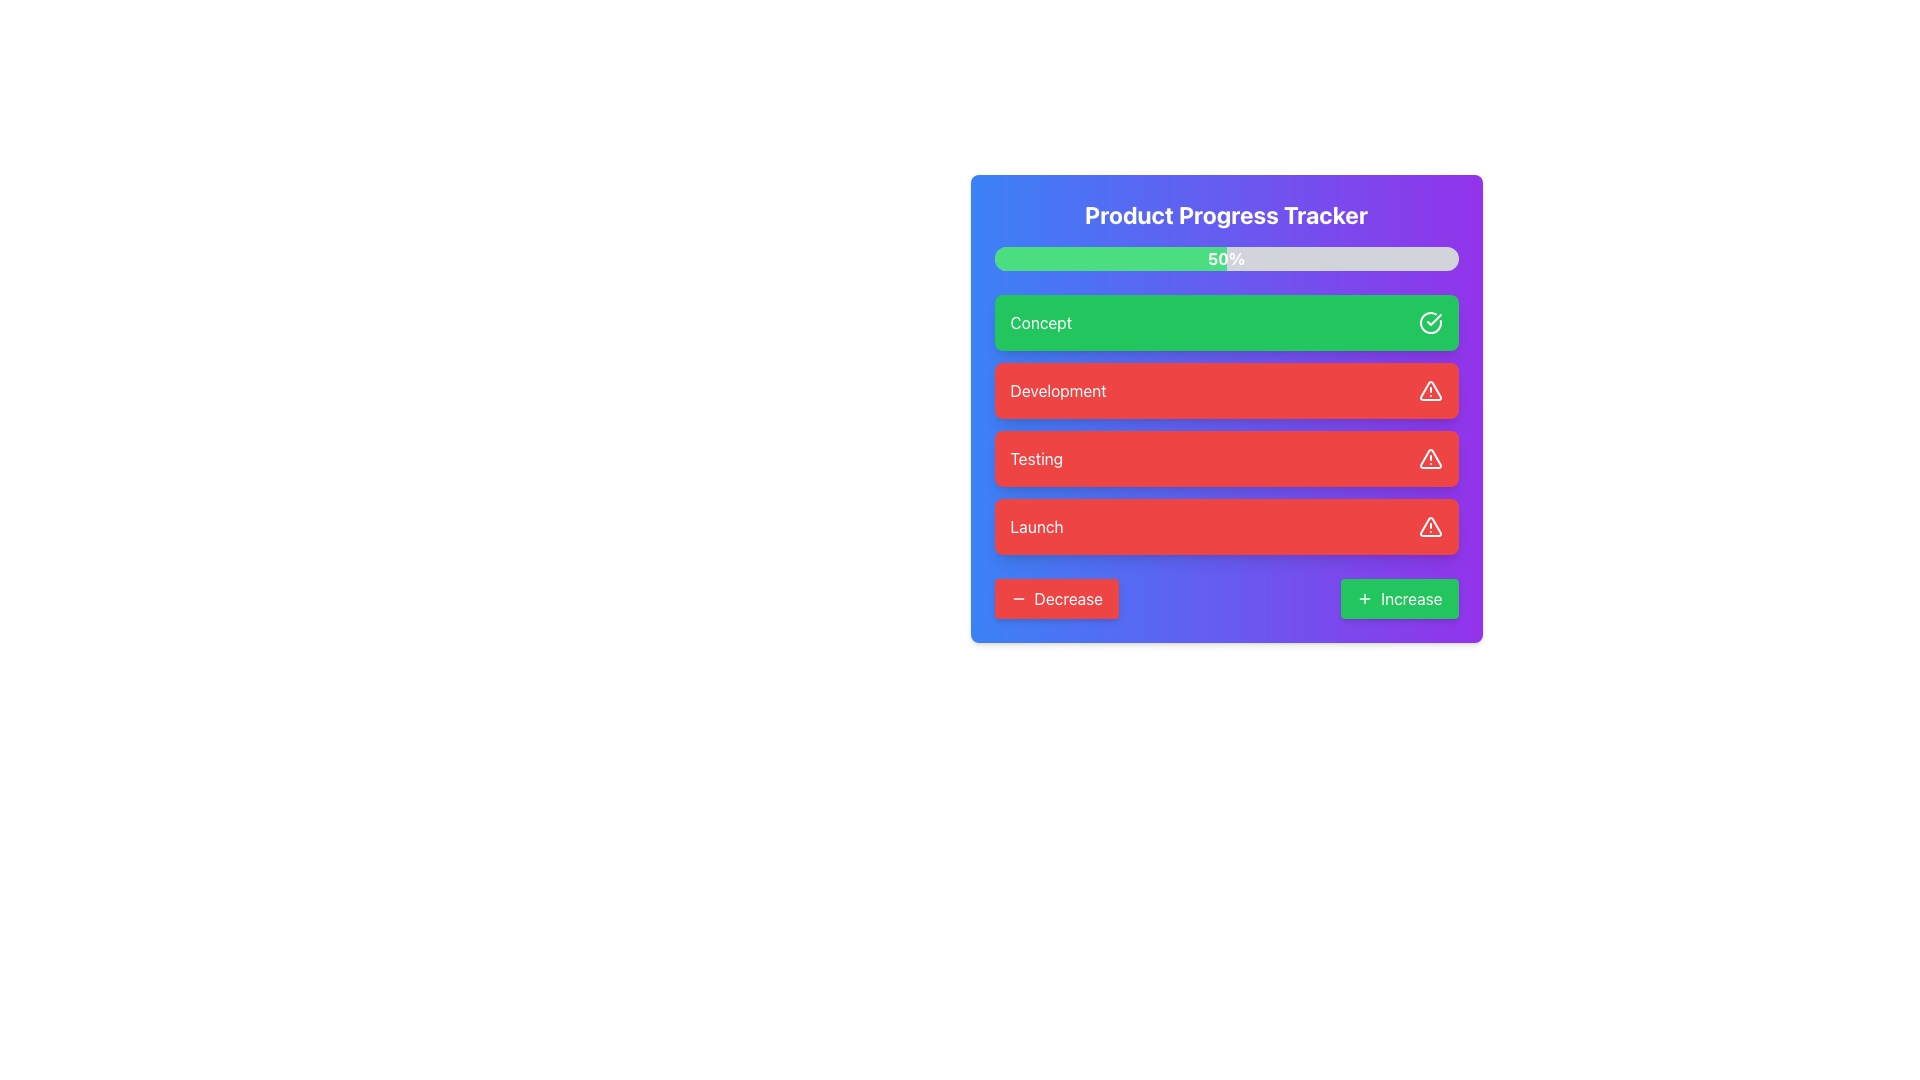 This screenshot has width=1920, height=1080. I want to click on the progress bar indicating '50%' in the Product Progress Tracker card interface, so click(1225, 257).